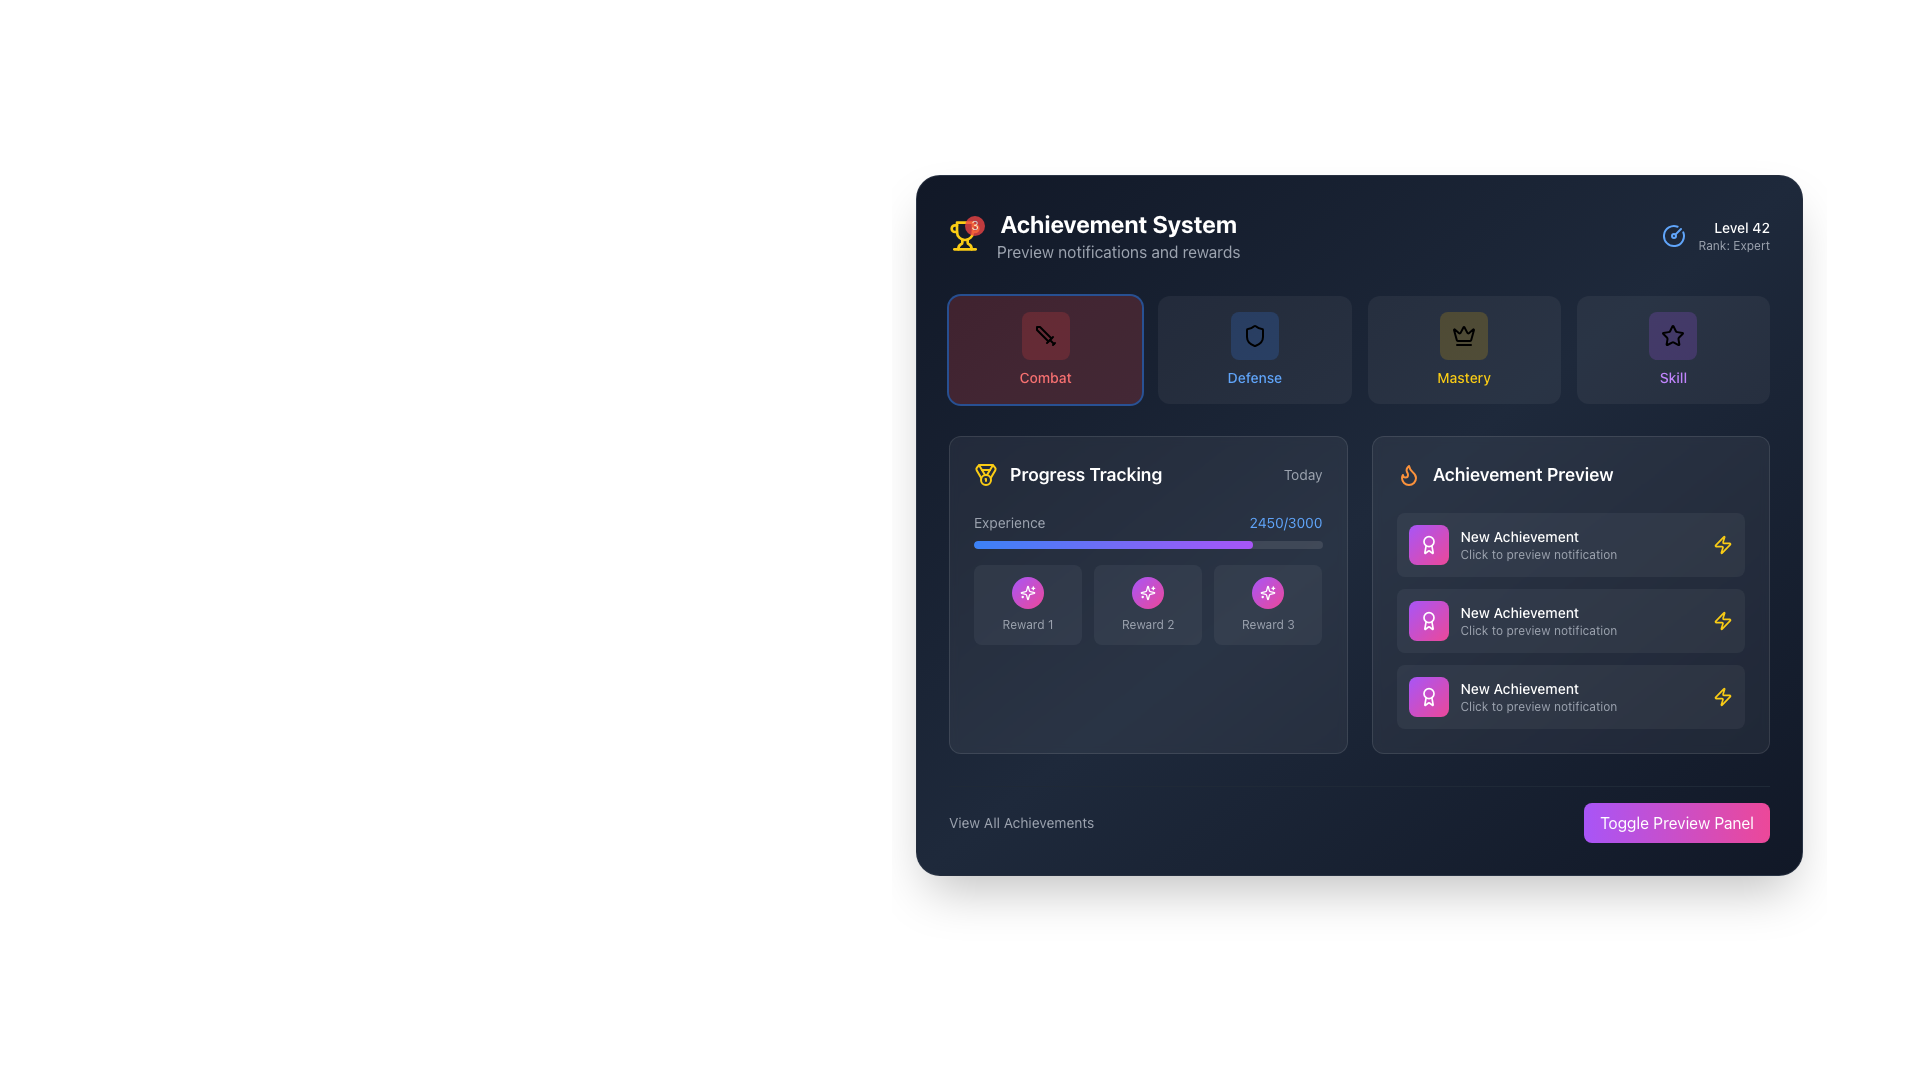 The width and height of the screenshot is (1920, 1080). Describe the element at coordinates (964, 230) in the screenshot. I see `the trophy icon with a yellow outline located under the 'Achievement System' header in the user interface` at that location.